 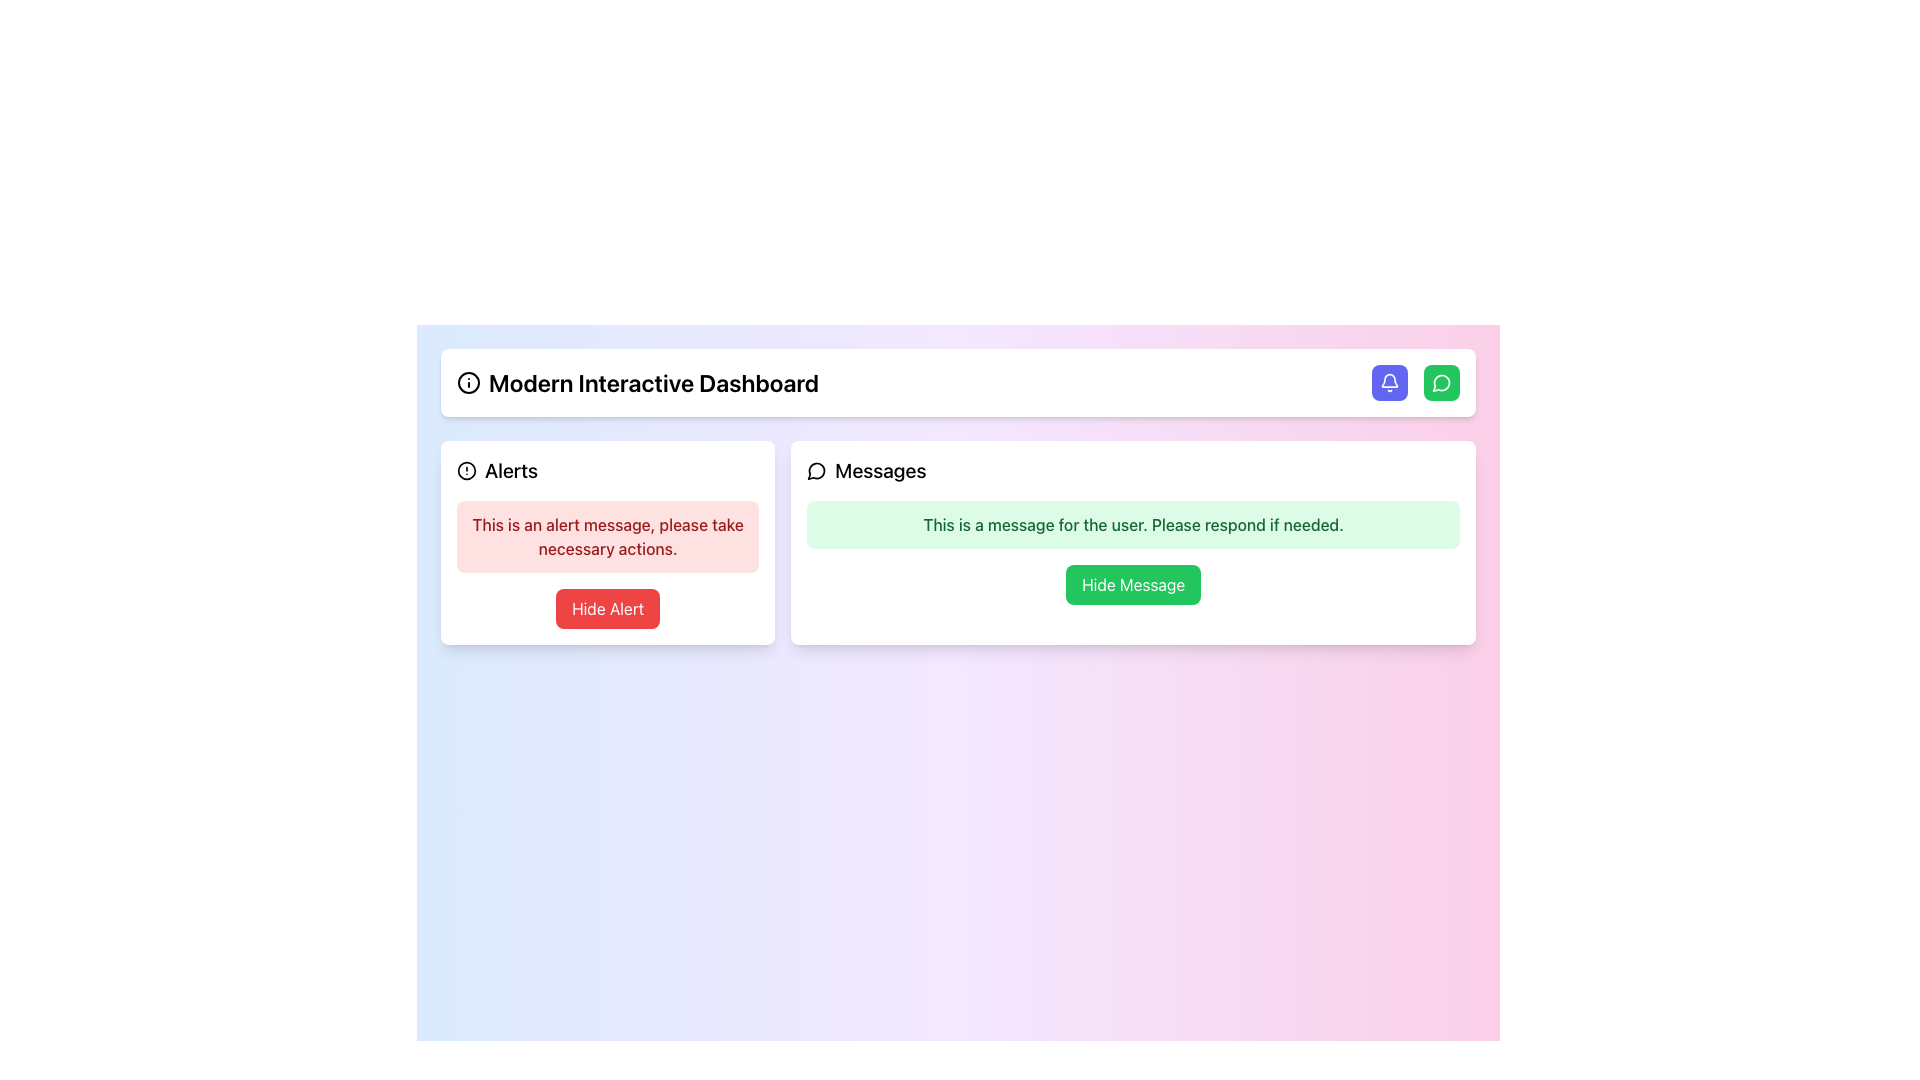 I want to click on the alert warning SVG icon located at the top left corner of the 'Alerts' card, next to the title 'Alerts', so click(x=465, y=470).